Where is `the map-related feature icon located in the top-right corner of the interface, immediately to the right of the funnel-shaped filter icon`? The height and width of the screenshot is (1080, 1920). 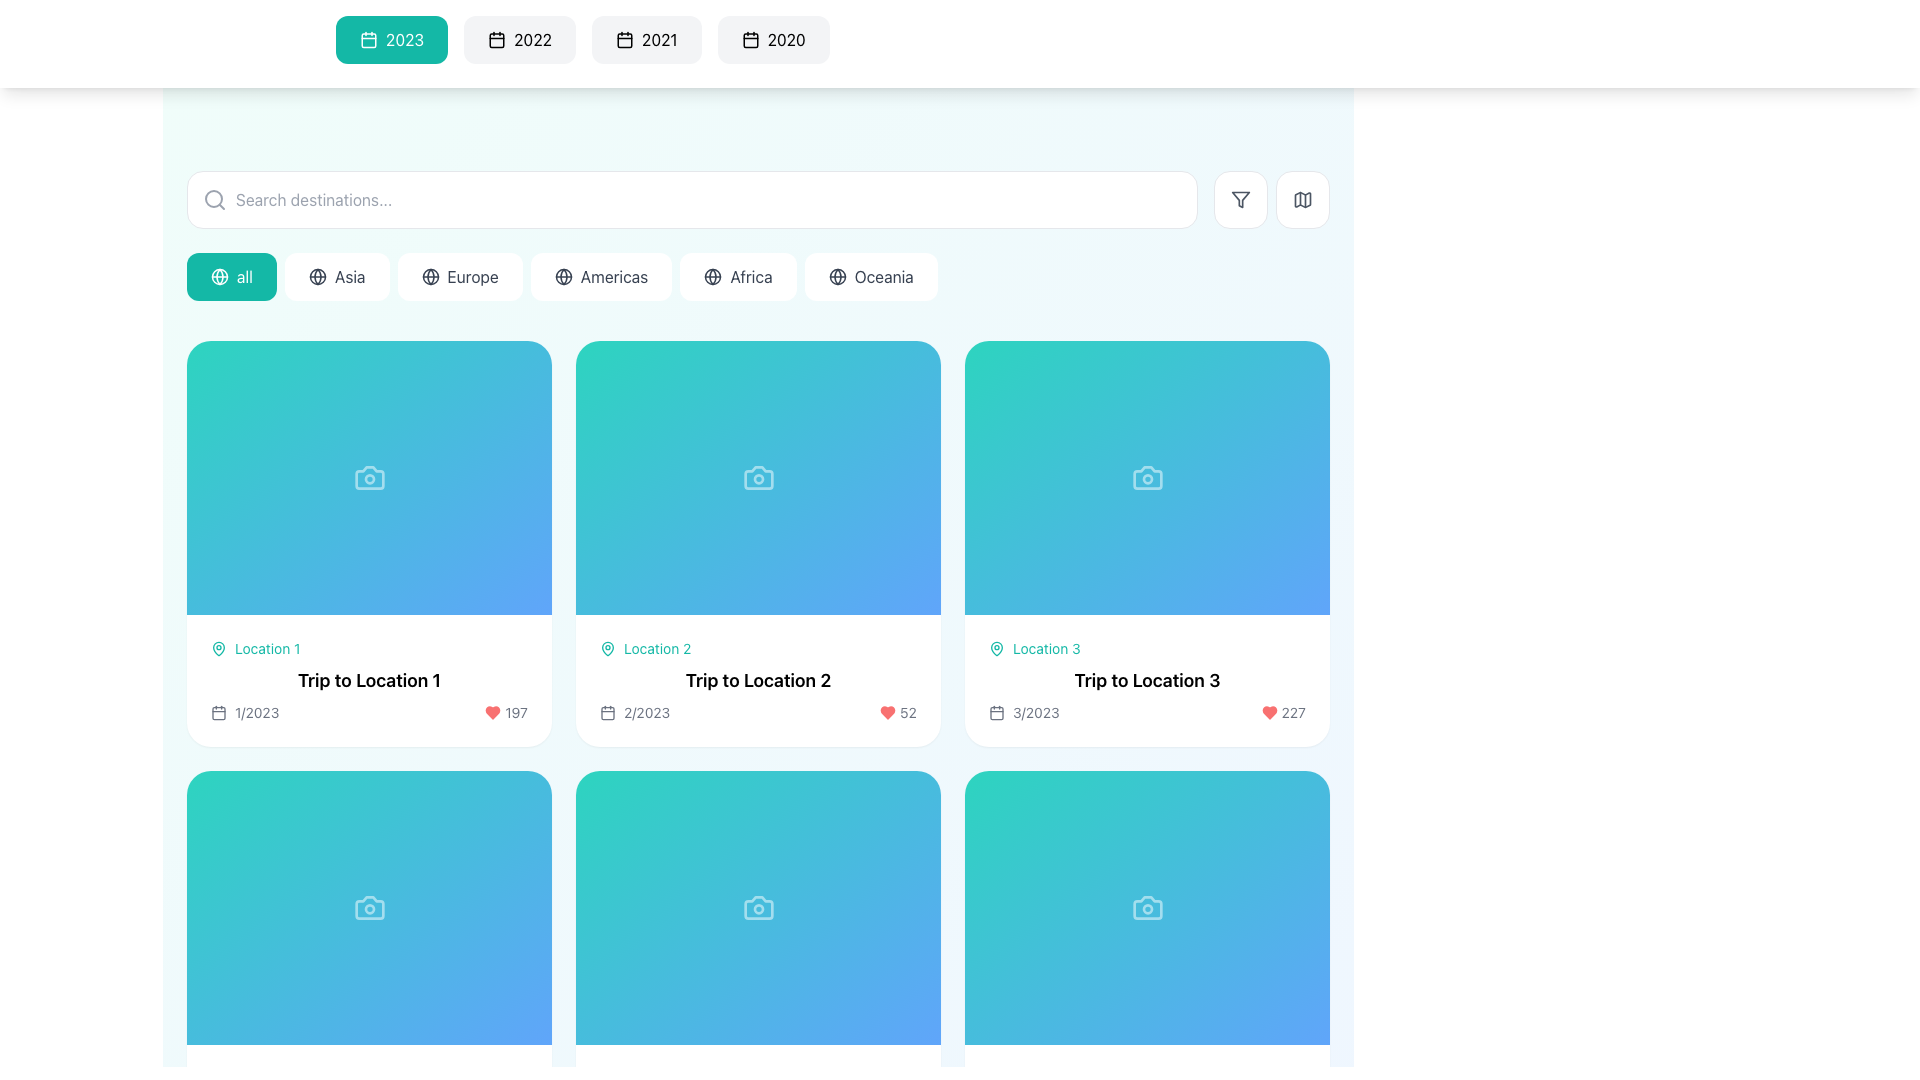
the map-related feature icon located in the top-right corner of the interface, immediately to the right of the funnel-shaped filter icon is located at coordinates (1302, 200).